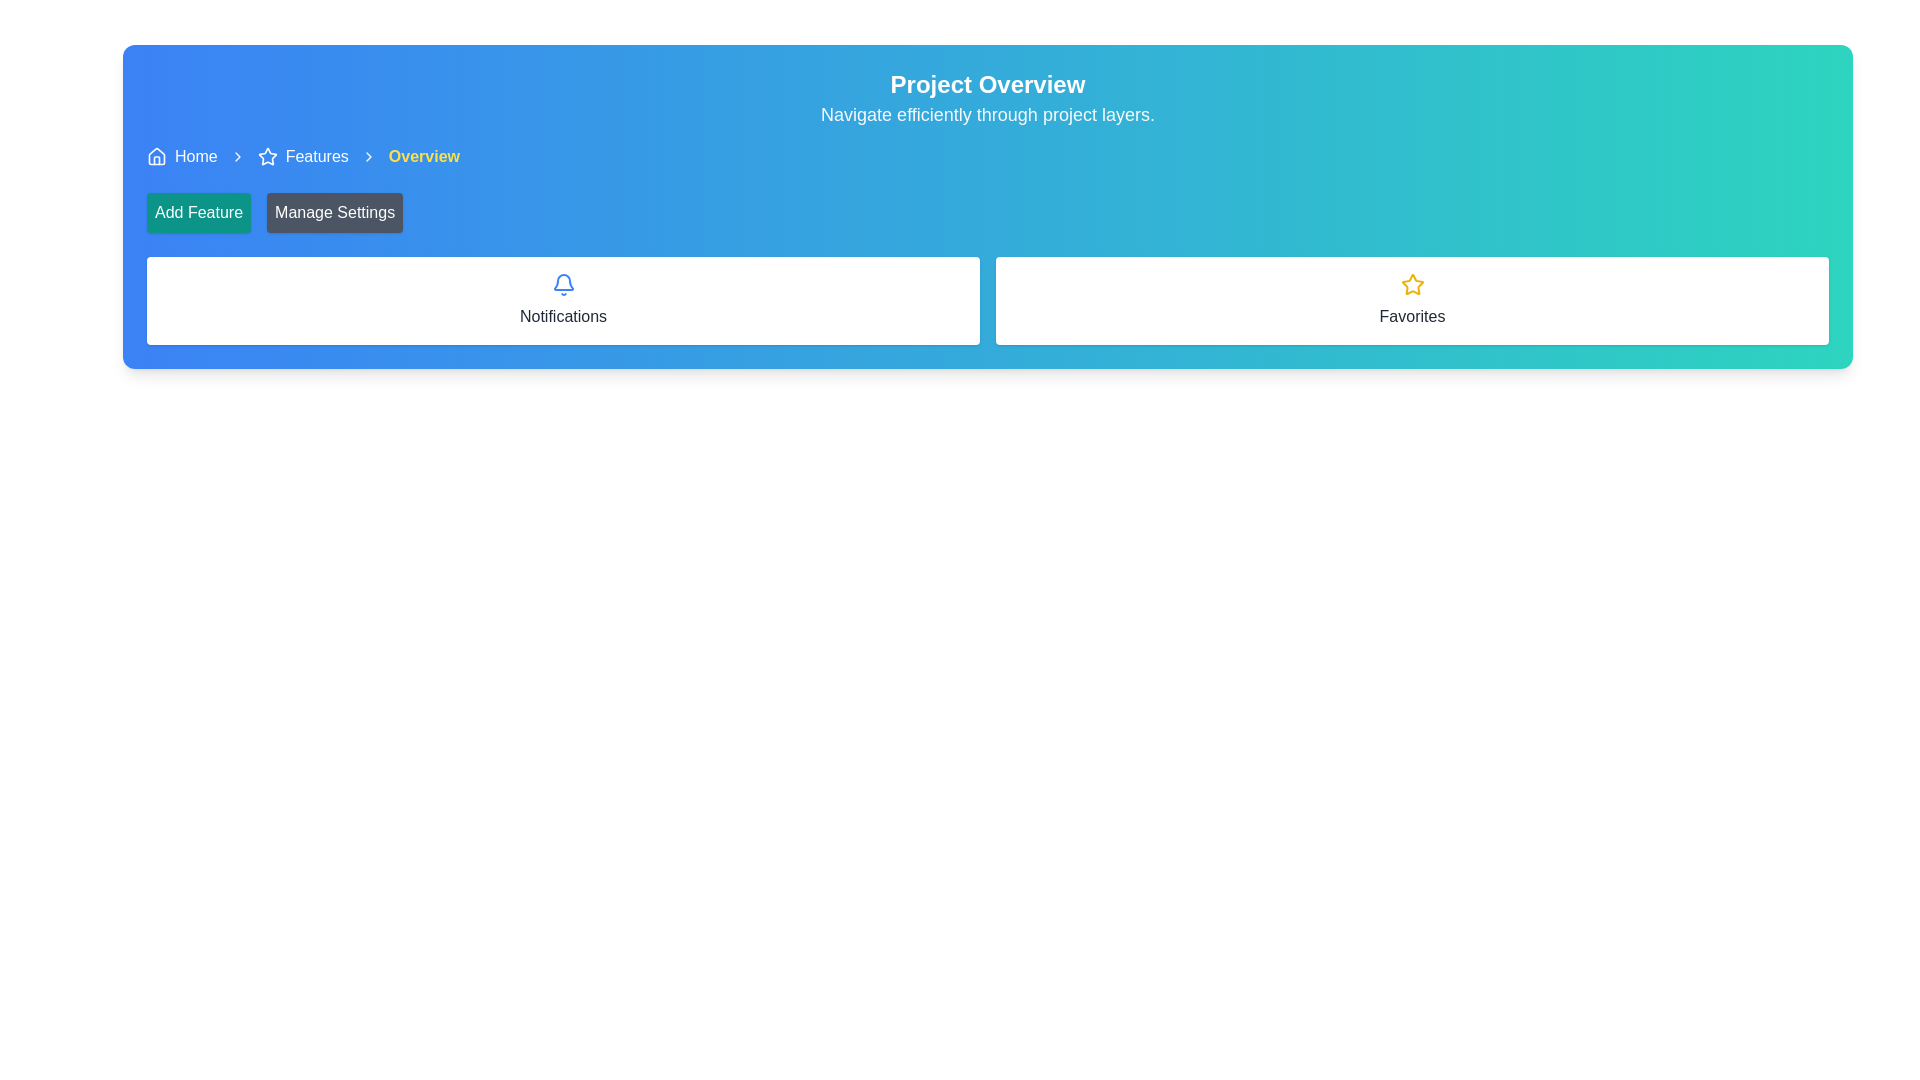  What do you see at coordinates (196, 156) in the screenshot?
I see `the hyperlink located to the right of the house-shaped icon in the horizontal navigation bar` at bounding box center [196, 156].